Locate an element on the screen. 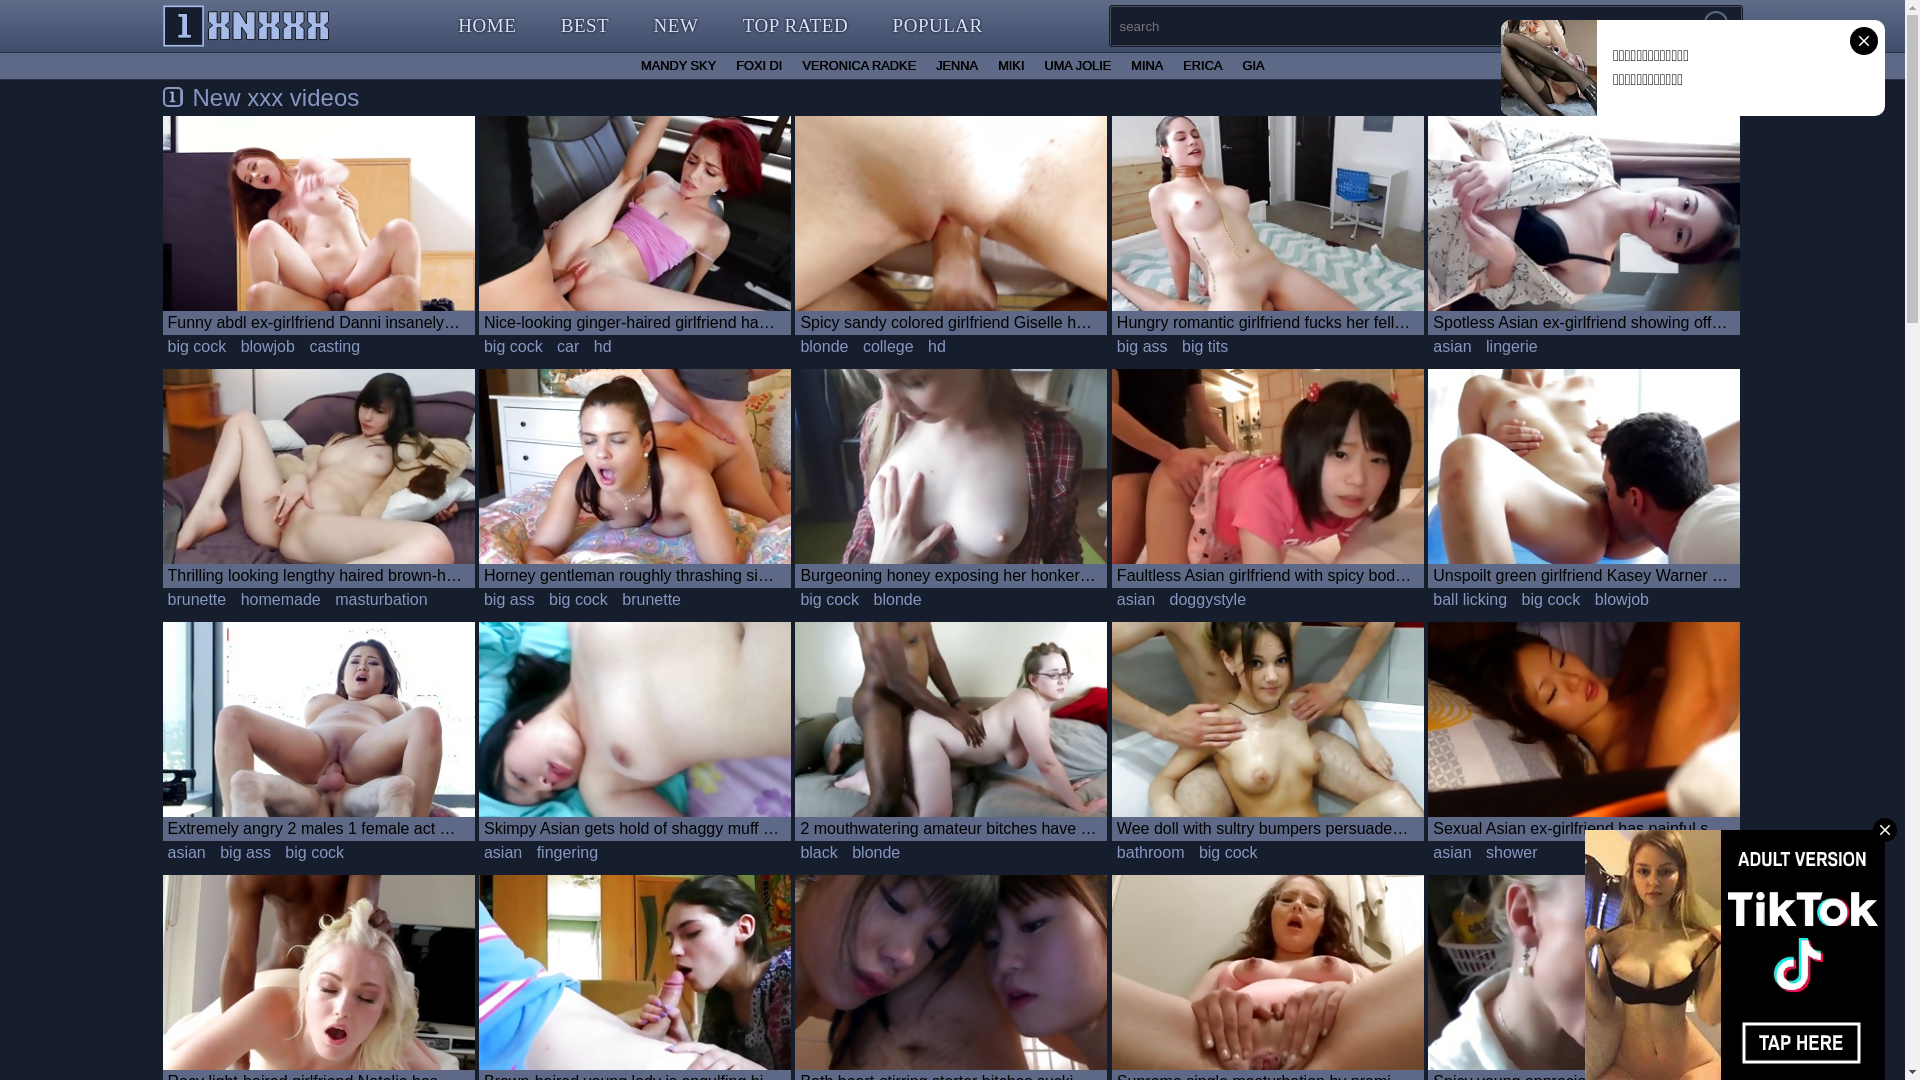 Image resolution: width=1920 pixels, height=1080 pixels. 'JENNA' is located at coordinates (925, 64).